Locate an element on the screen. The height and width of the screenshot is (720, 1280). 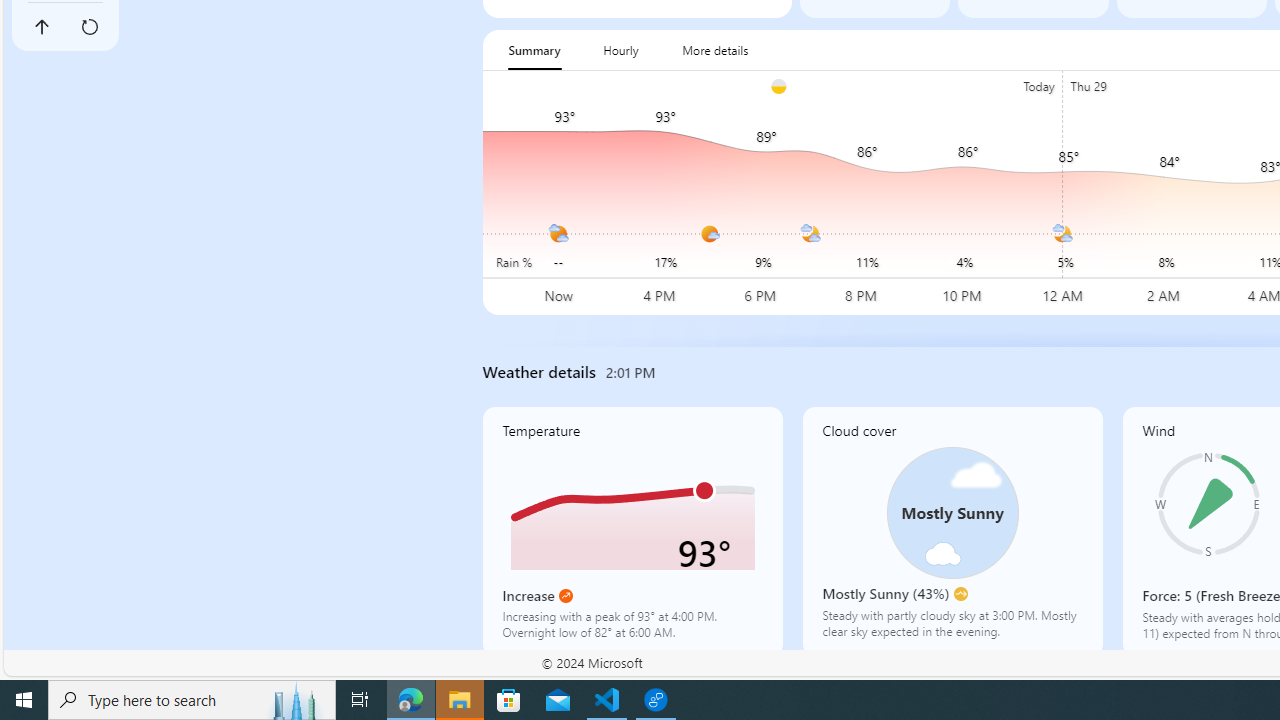
'Cloud cover' is located at coordinates (951, 530).